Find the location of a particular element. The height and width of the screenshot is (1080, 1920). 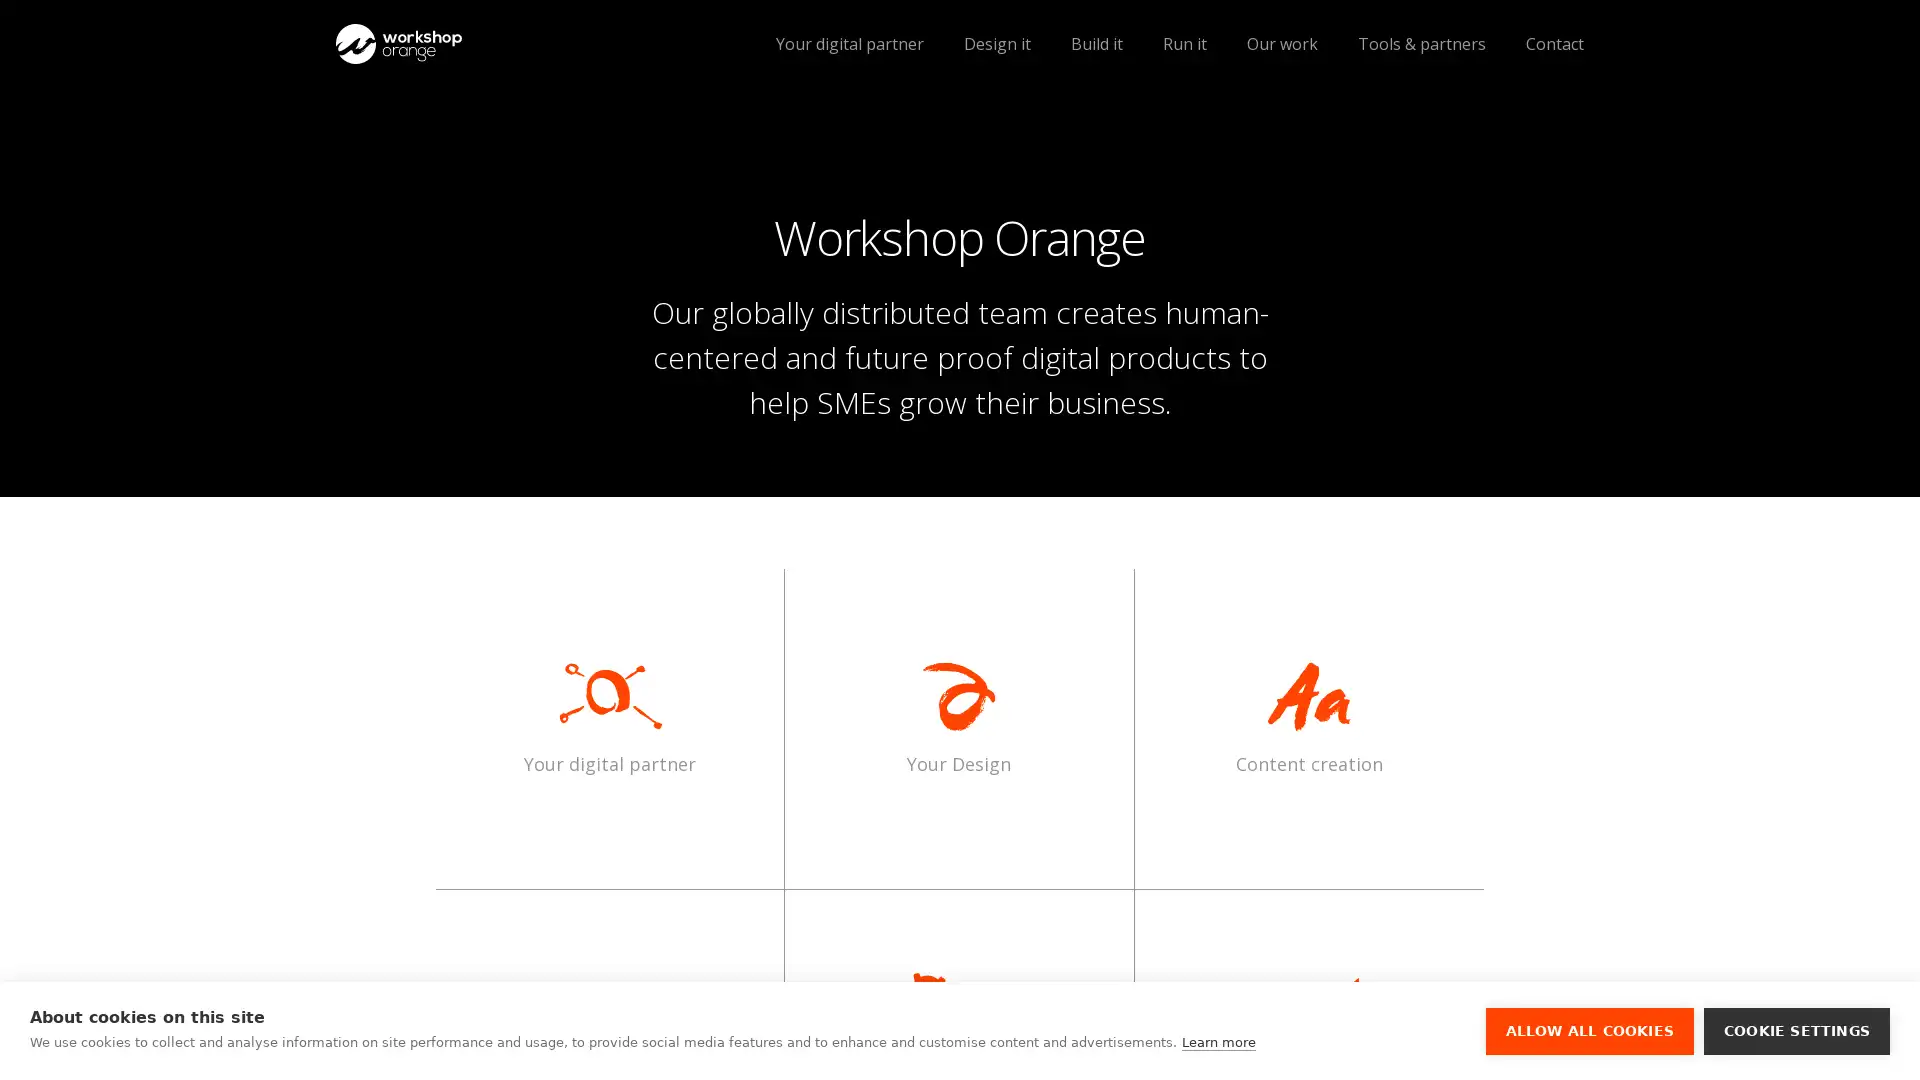

Run it is located at coordinates (1185, 43).